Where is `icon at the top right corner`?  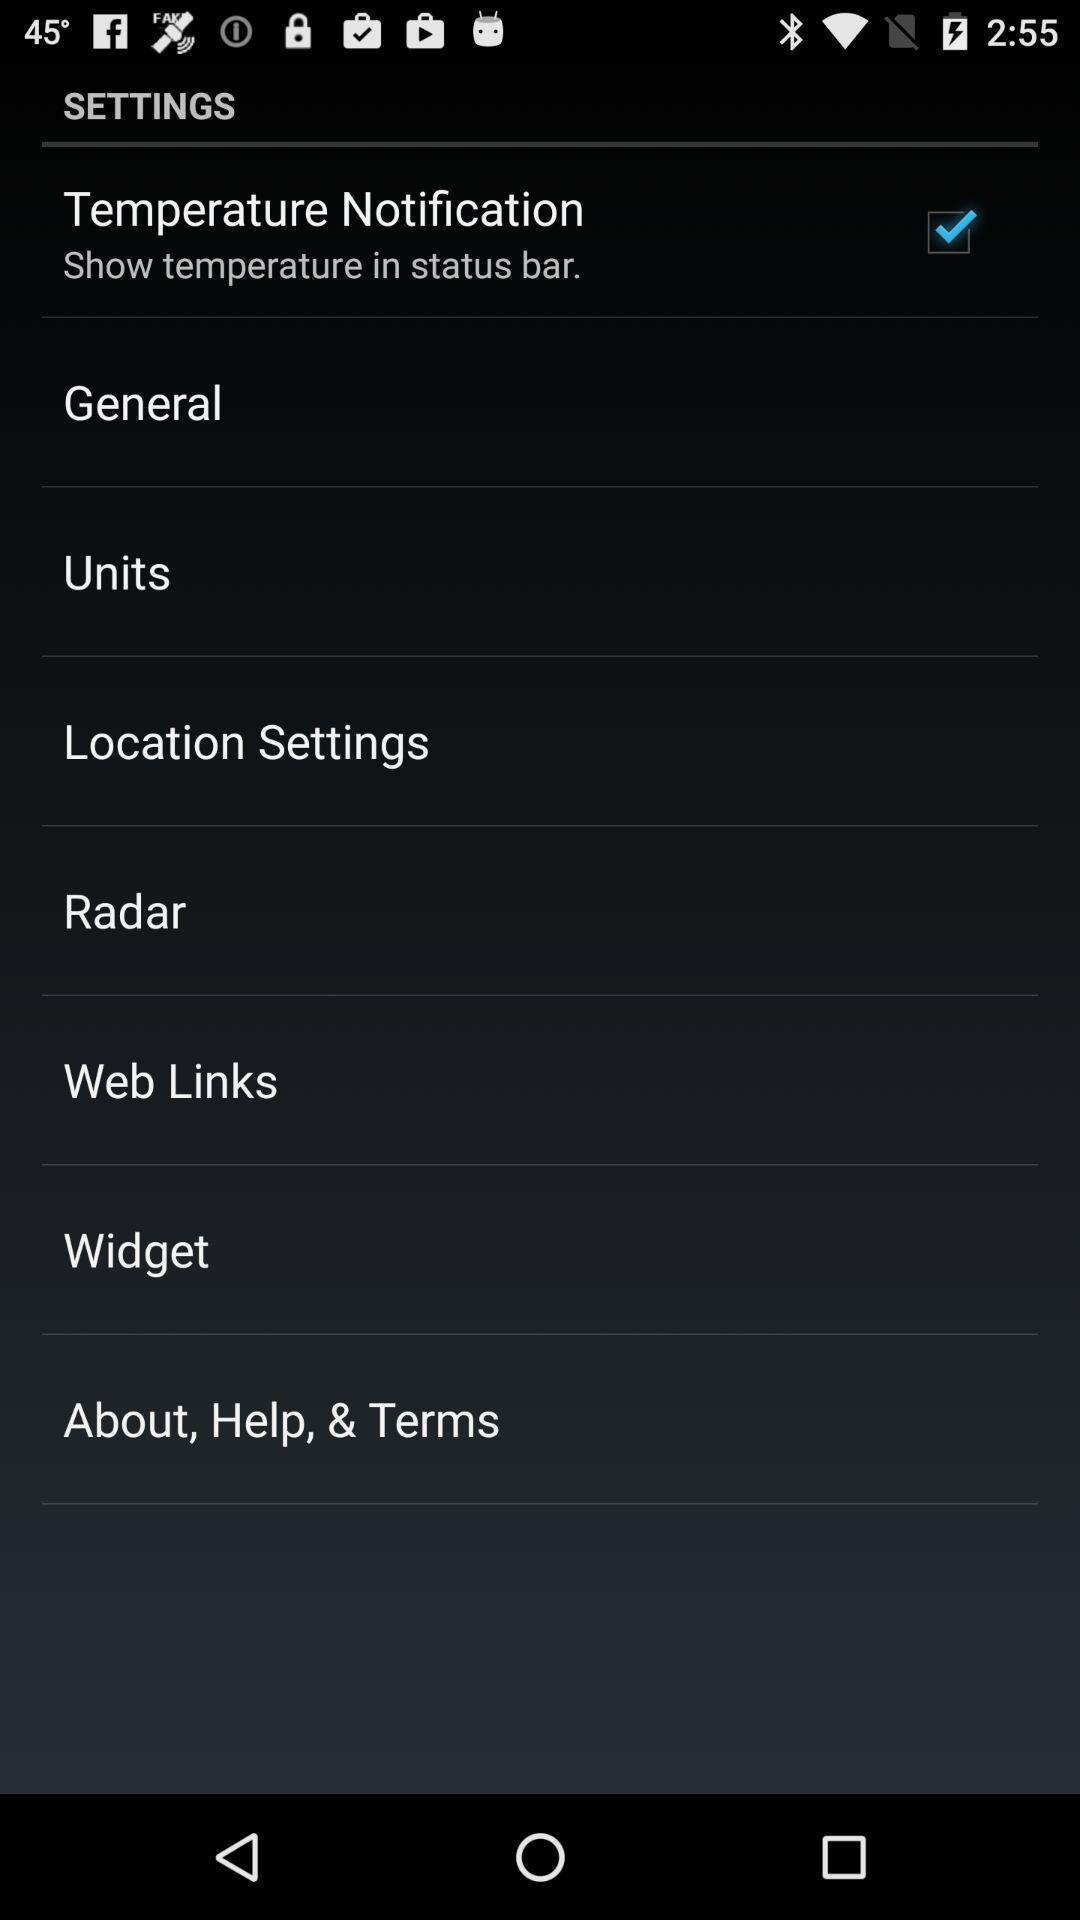 icon at the top right corner is located at coordinates (947, 232).